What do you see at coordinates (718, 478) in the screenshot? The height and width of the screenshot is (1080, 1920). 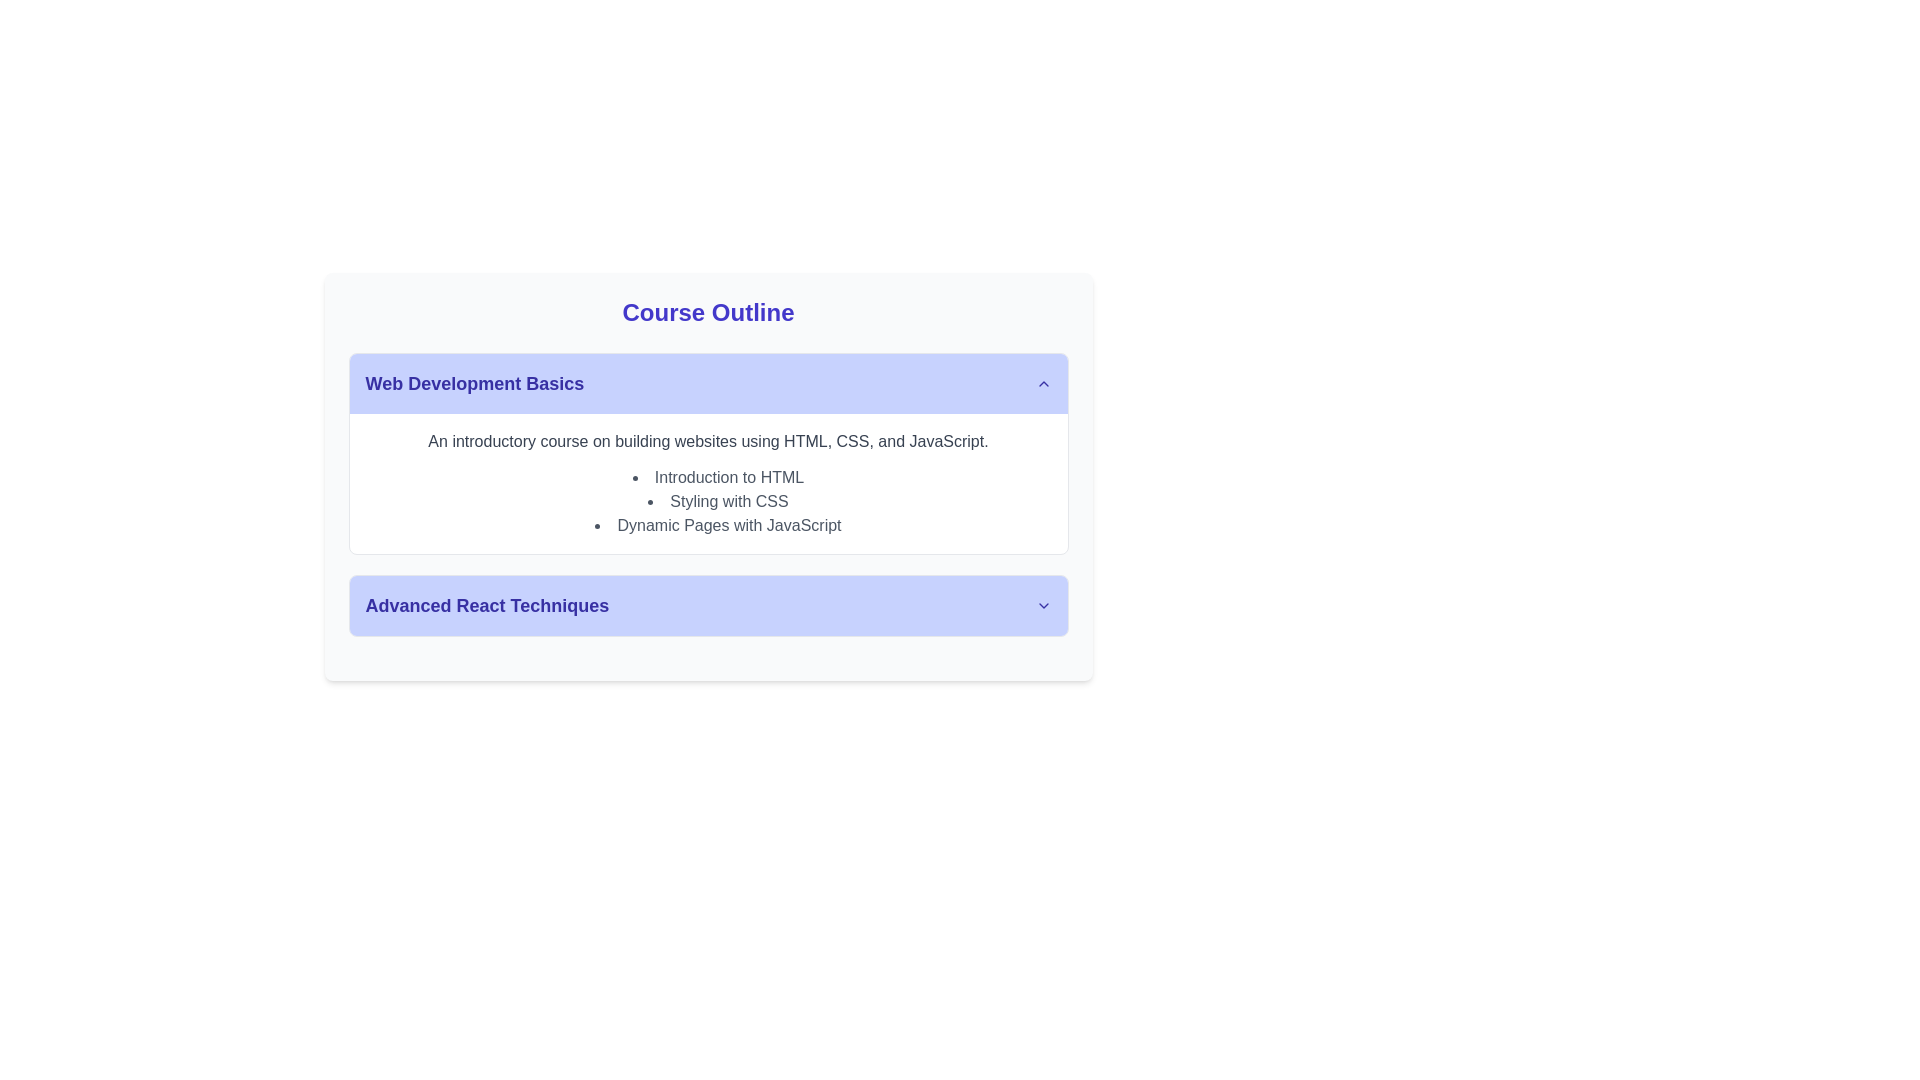 I see `the first item title in the bulleted list below 'Web Development Basics'` at bounding box center [718, 478].